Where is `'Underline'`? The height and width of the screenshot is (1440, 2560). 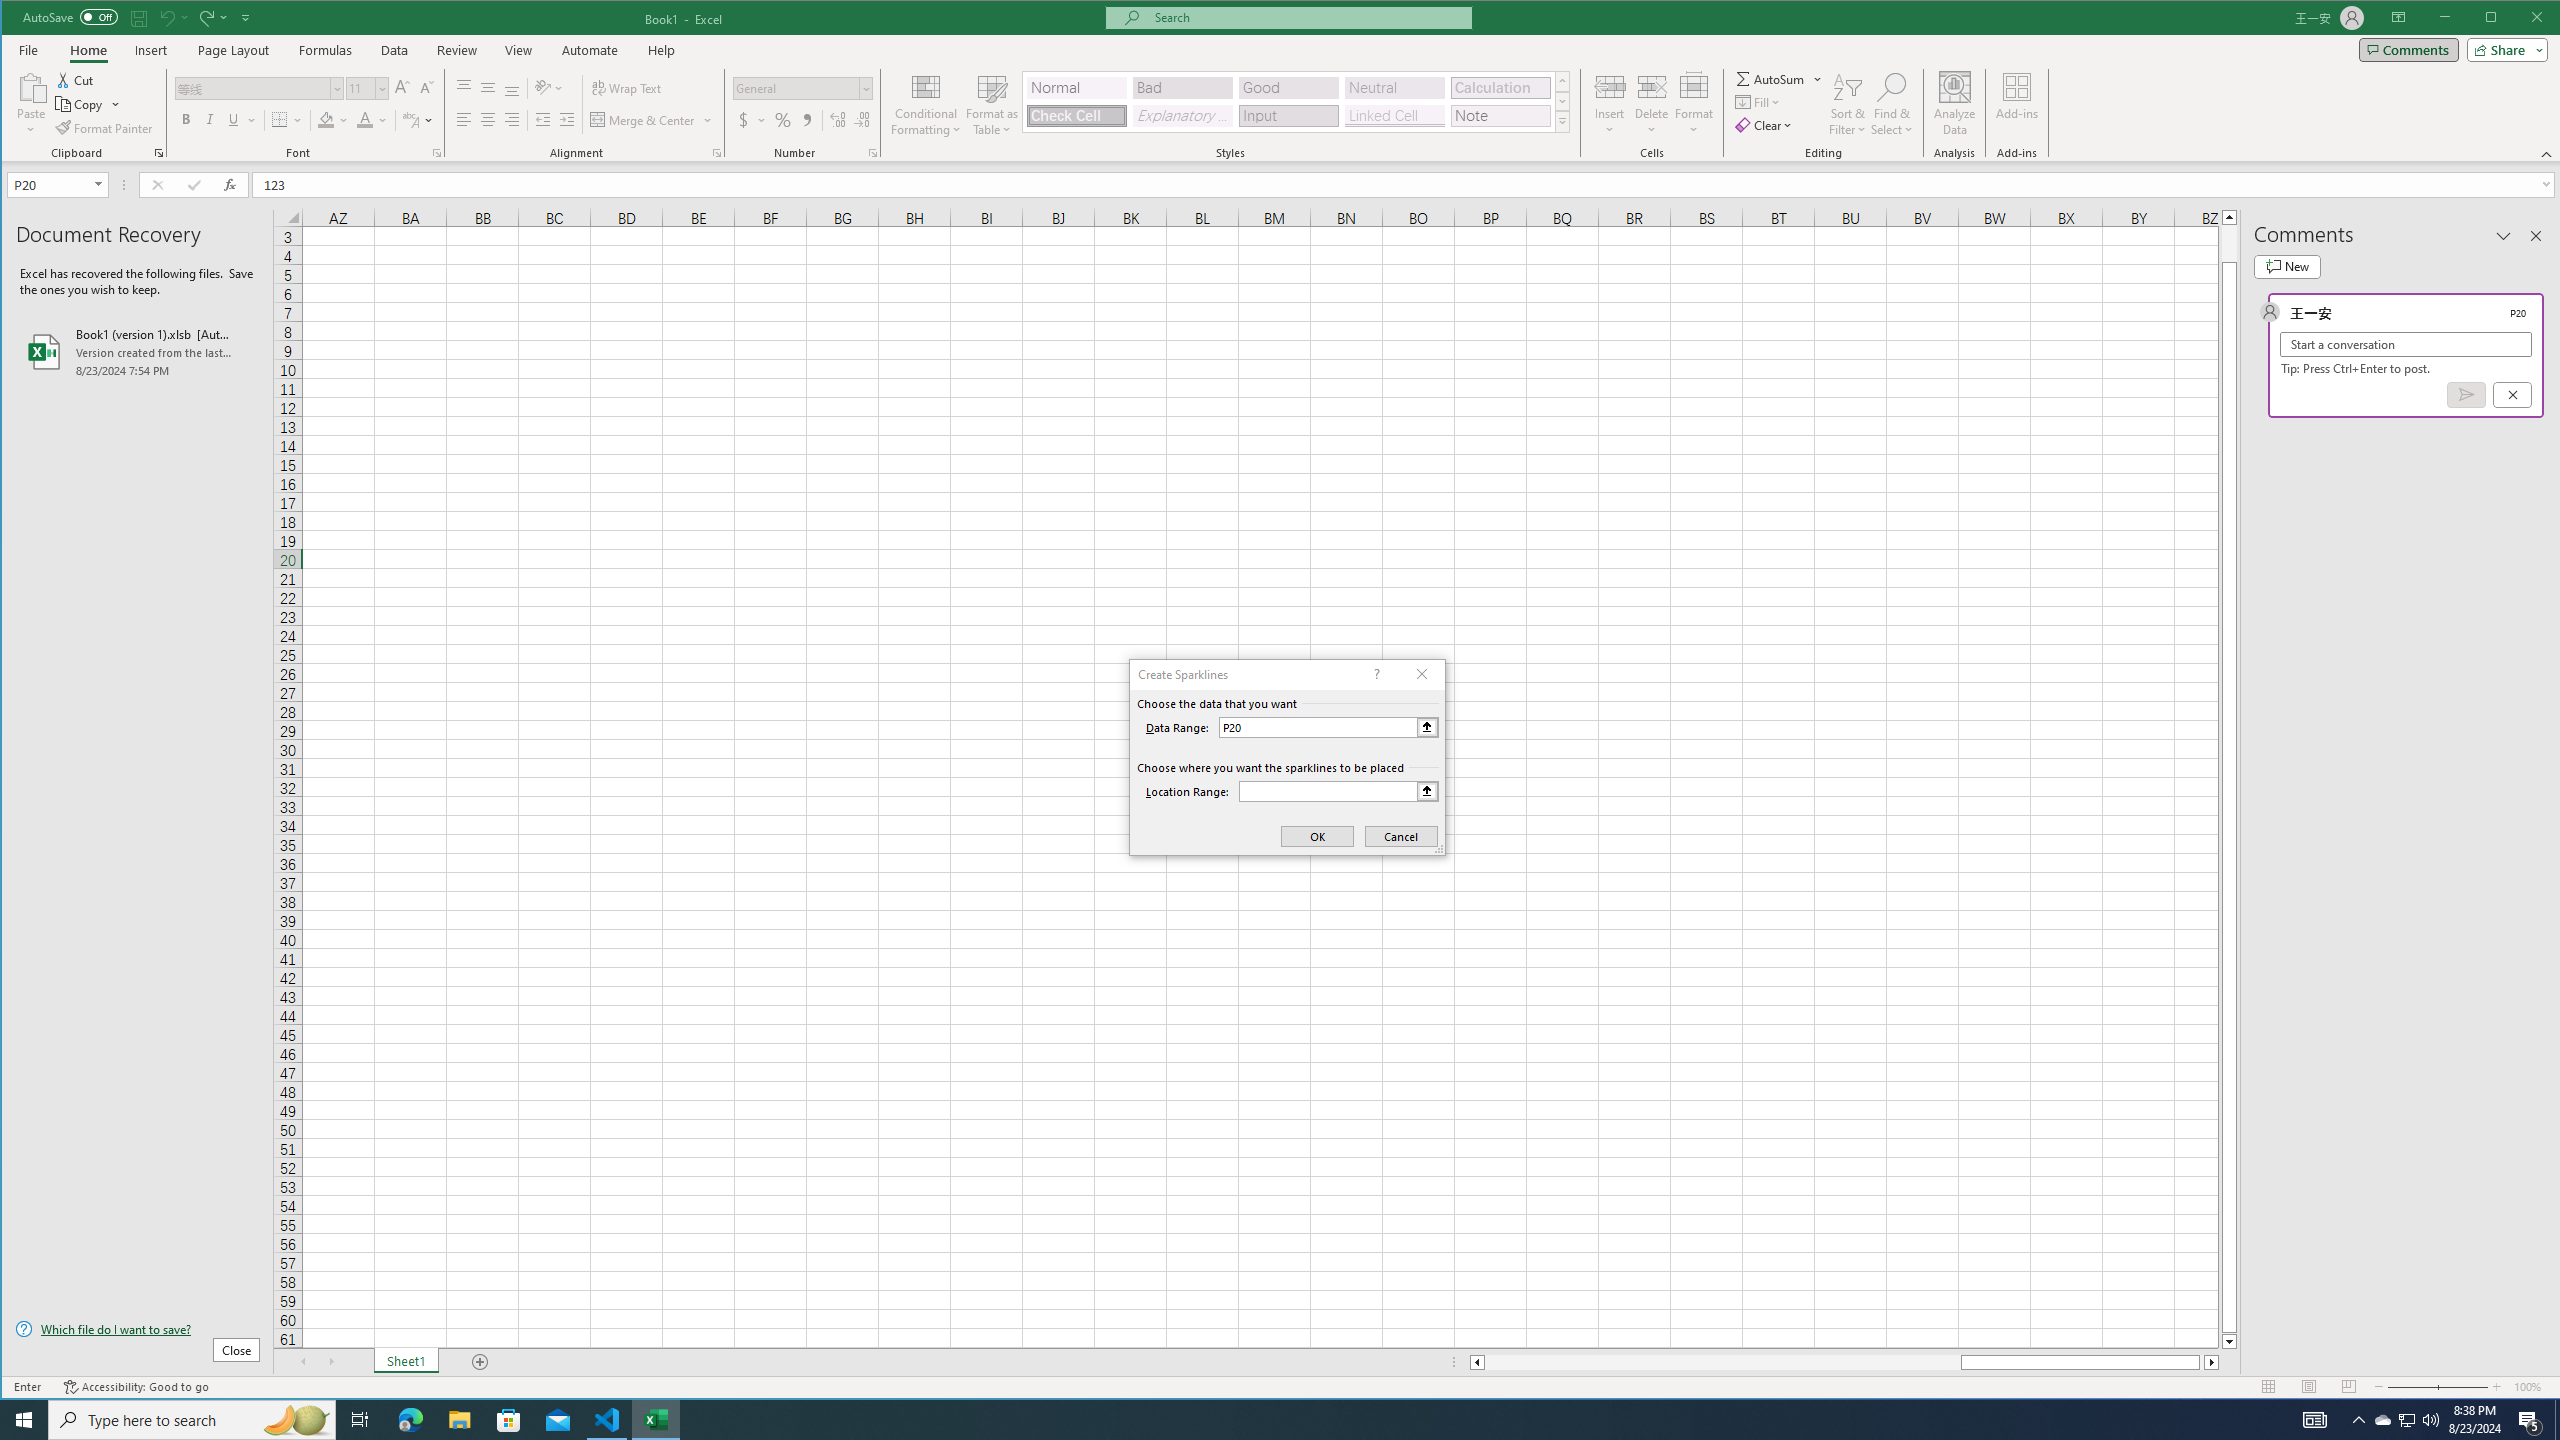 'Underline' is located at coordinates (240, 119).